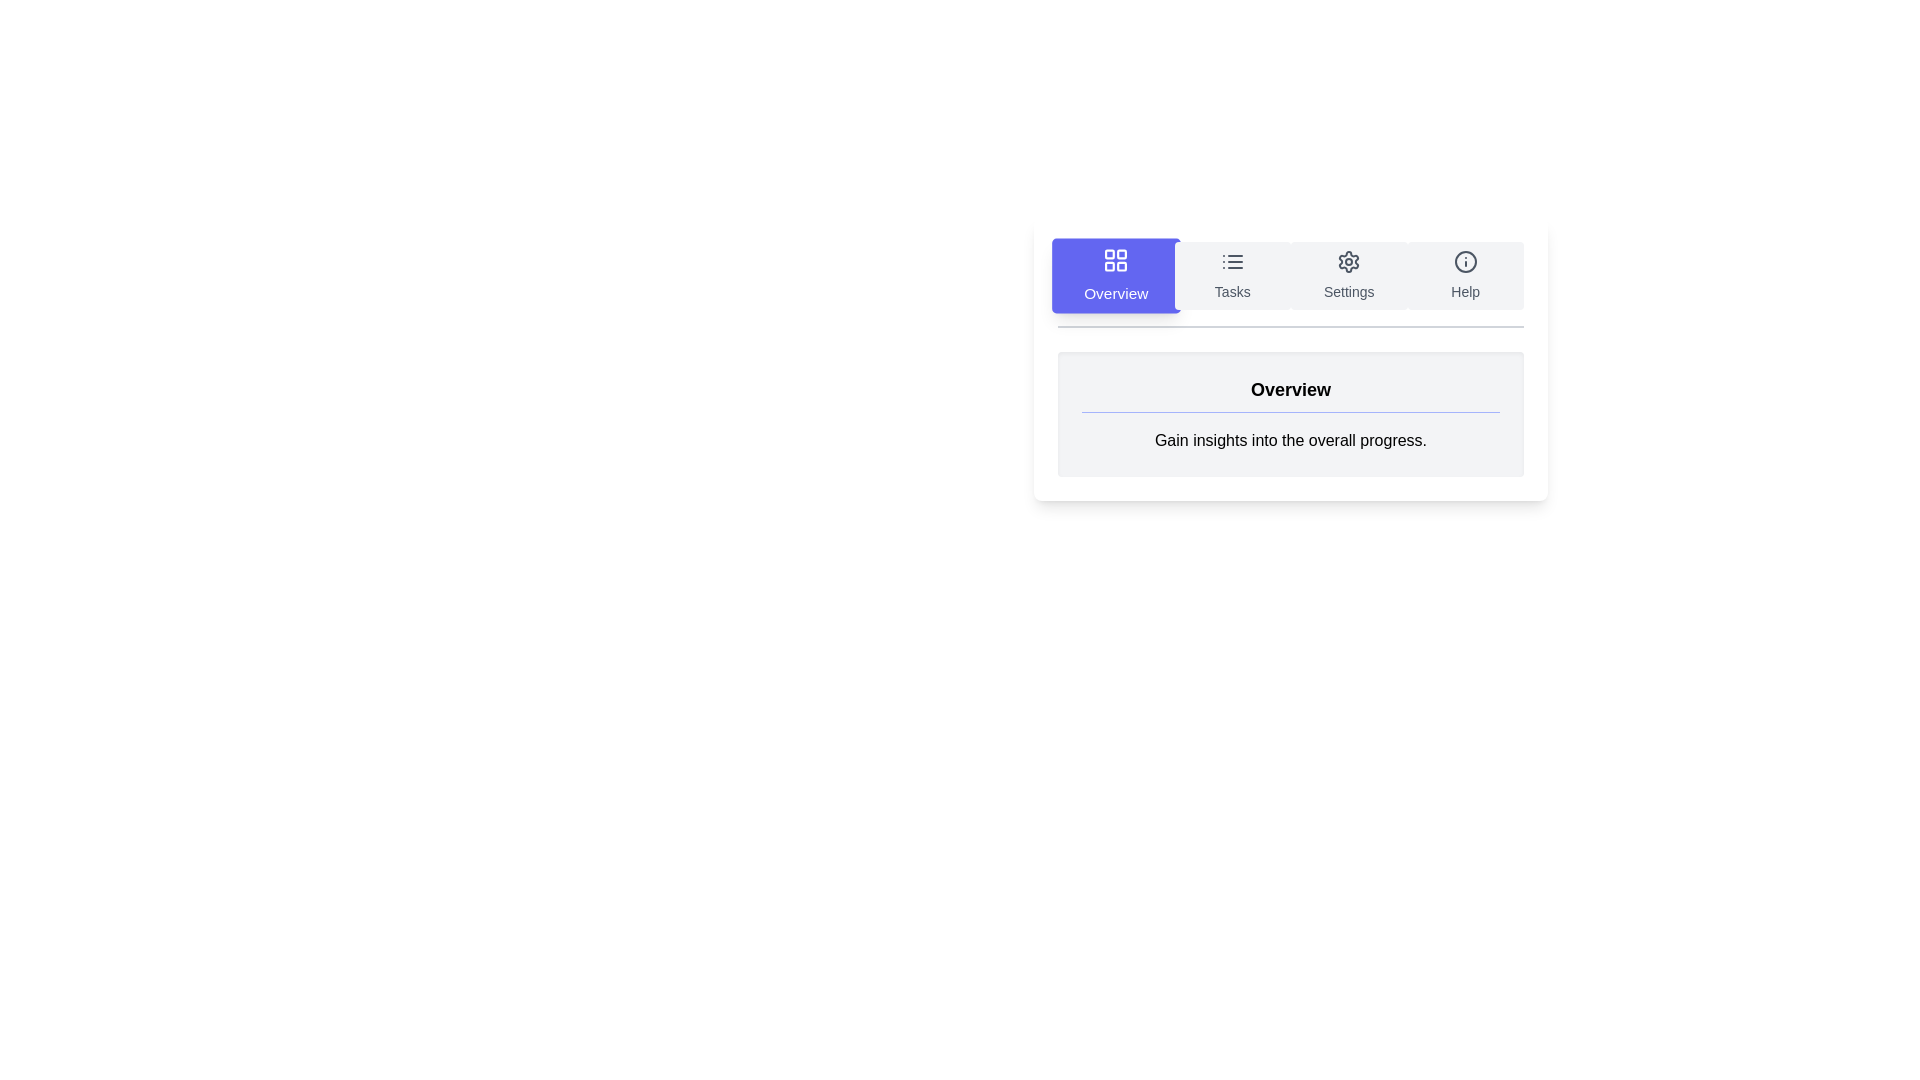 This screenshot has height=1080, width=1920. I want to click on the Help tab by clicking on its button, so click(1465, 276).